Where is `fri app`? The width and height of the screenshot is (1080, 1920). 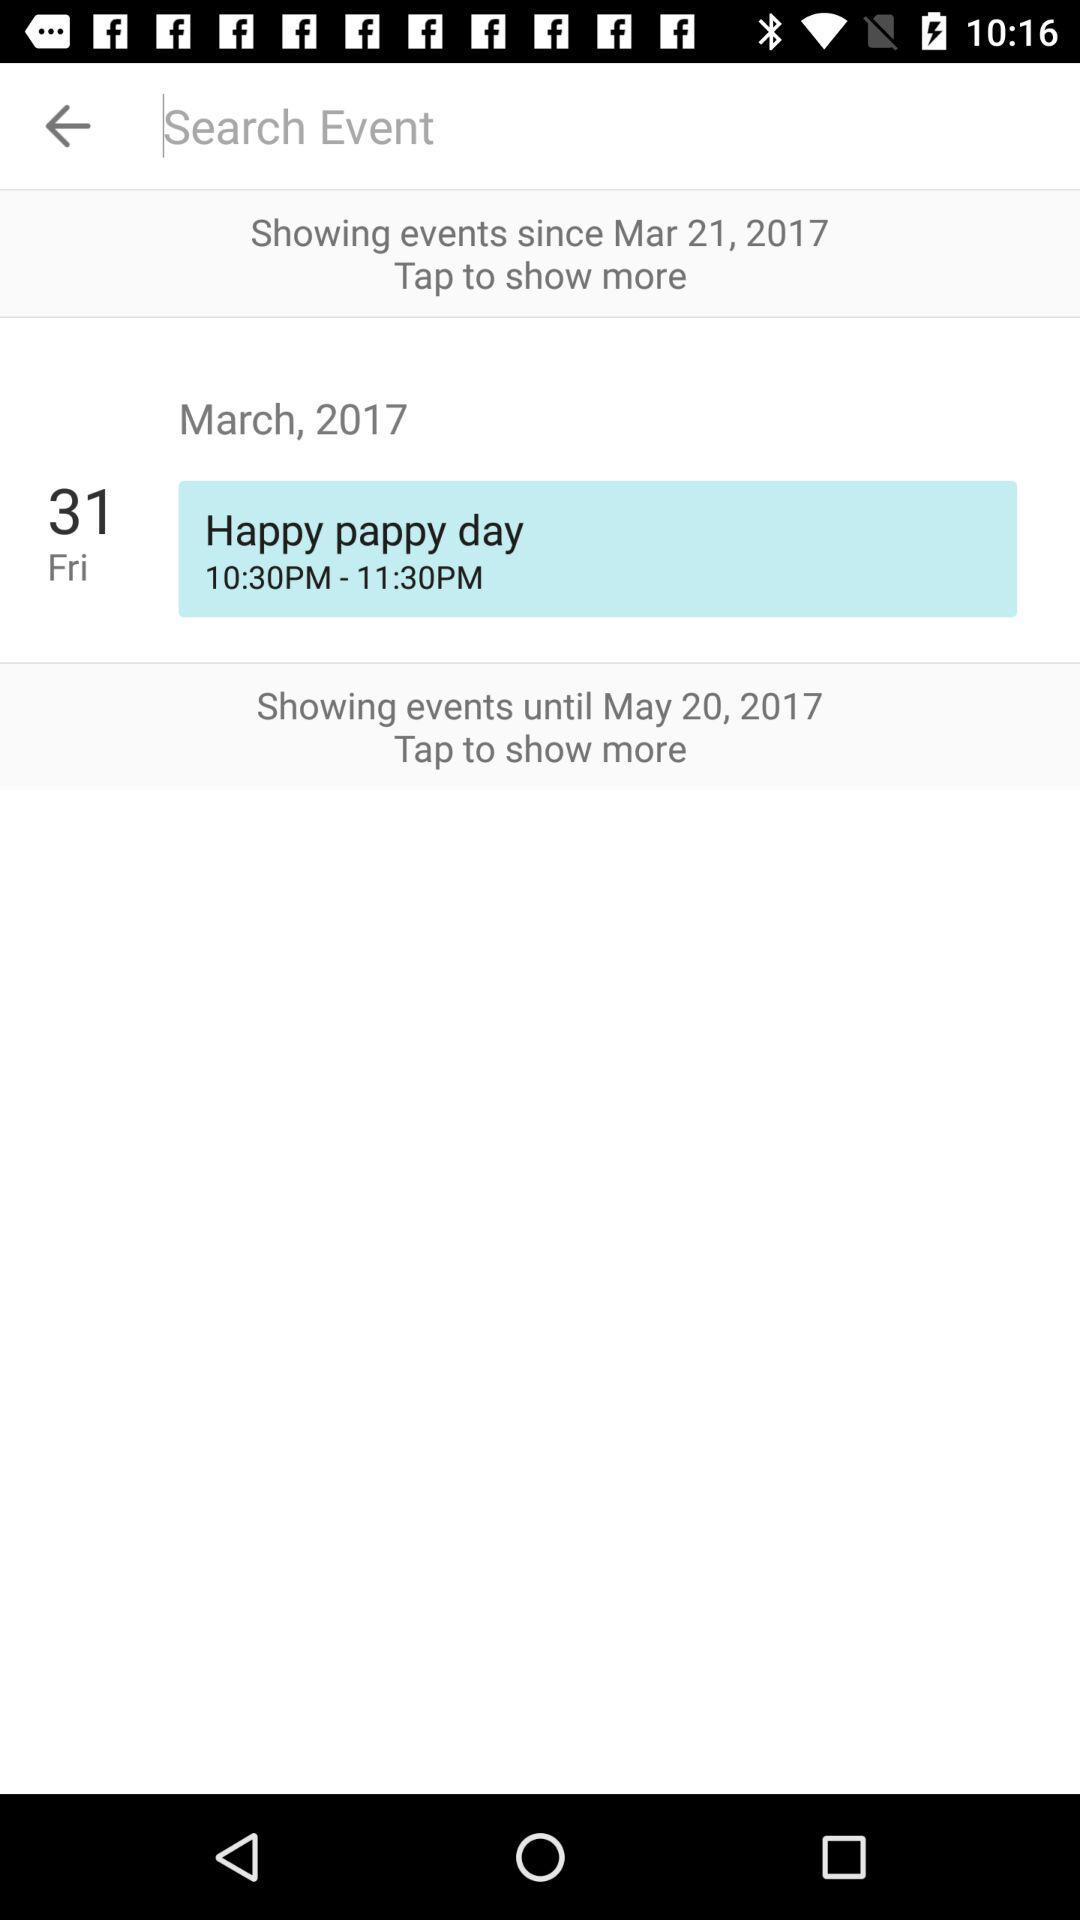
fri app is located at coordinates (112, 565).